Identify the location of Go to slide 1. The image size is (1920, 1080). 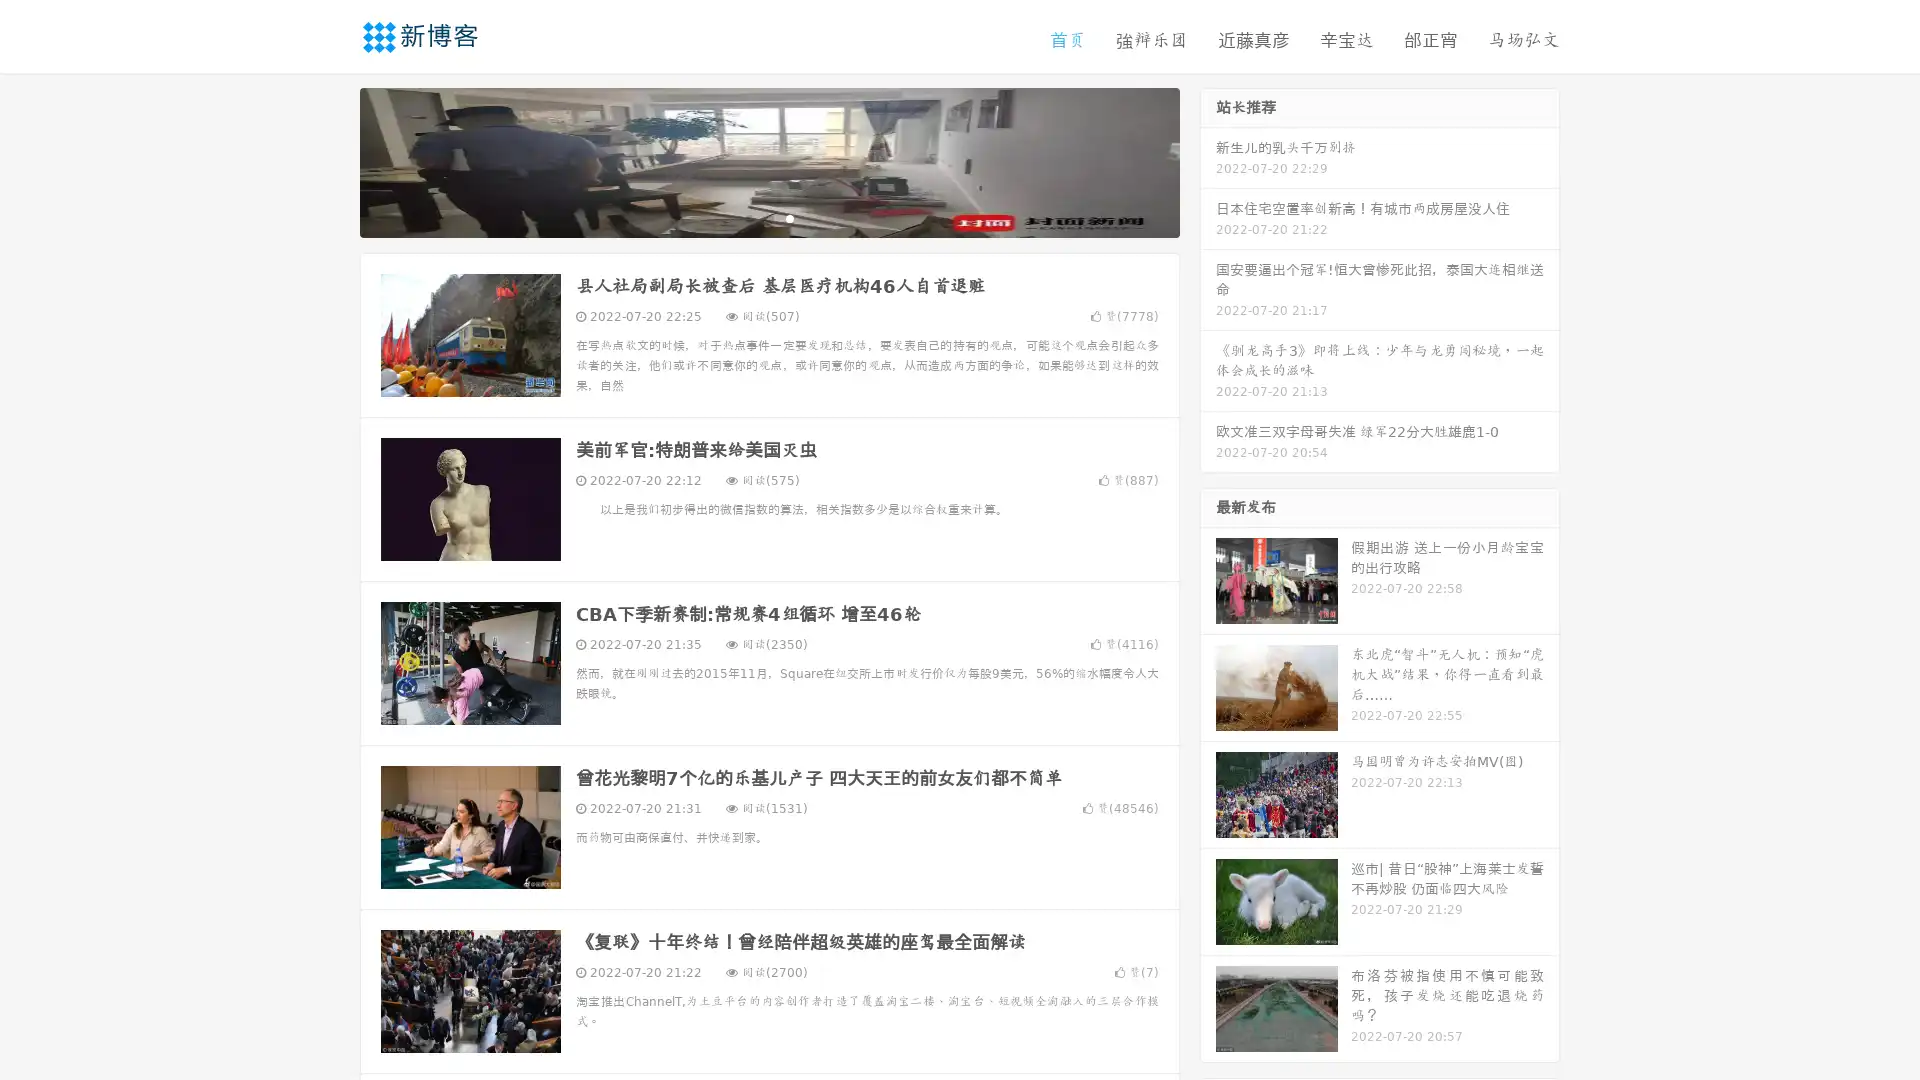
(748, 225).